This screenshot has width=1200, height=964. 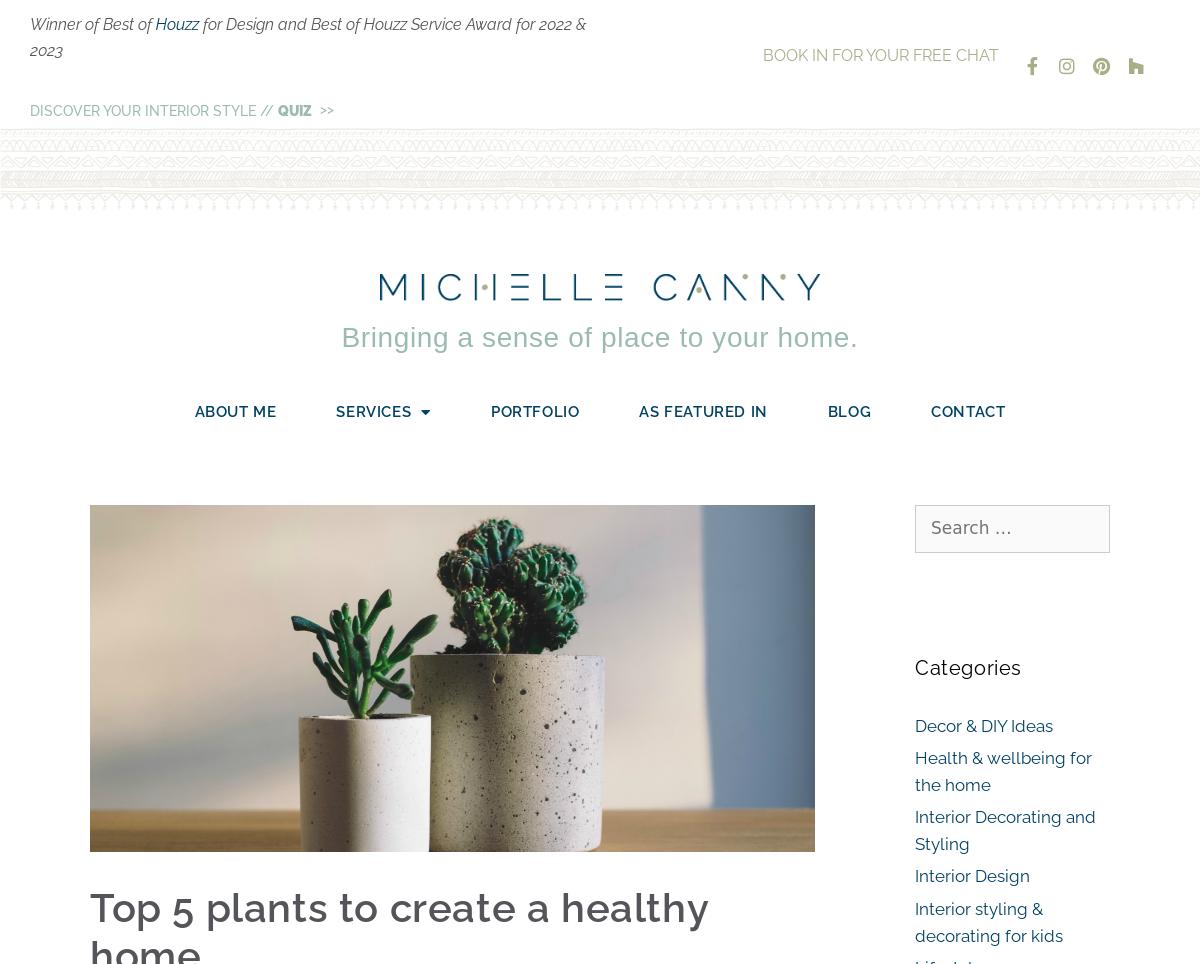 I want to click on 'Bringing a sense of place to your home.', so click(x=598, y=336).